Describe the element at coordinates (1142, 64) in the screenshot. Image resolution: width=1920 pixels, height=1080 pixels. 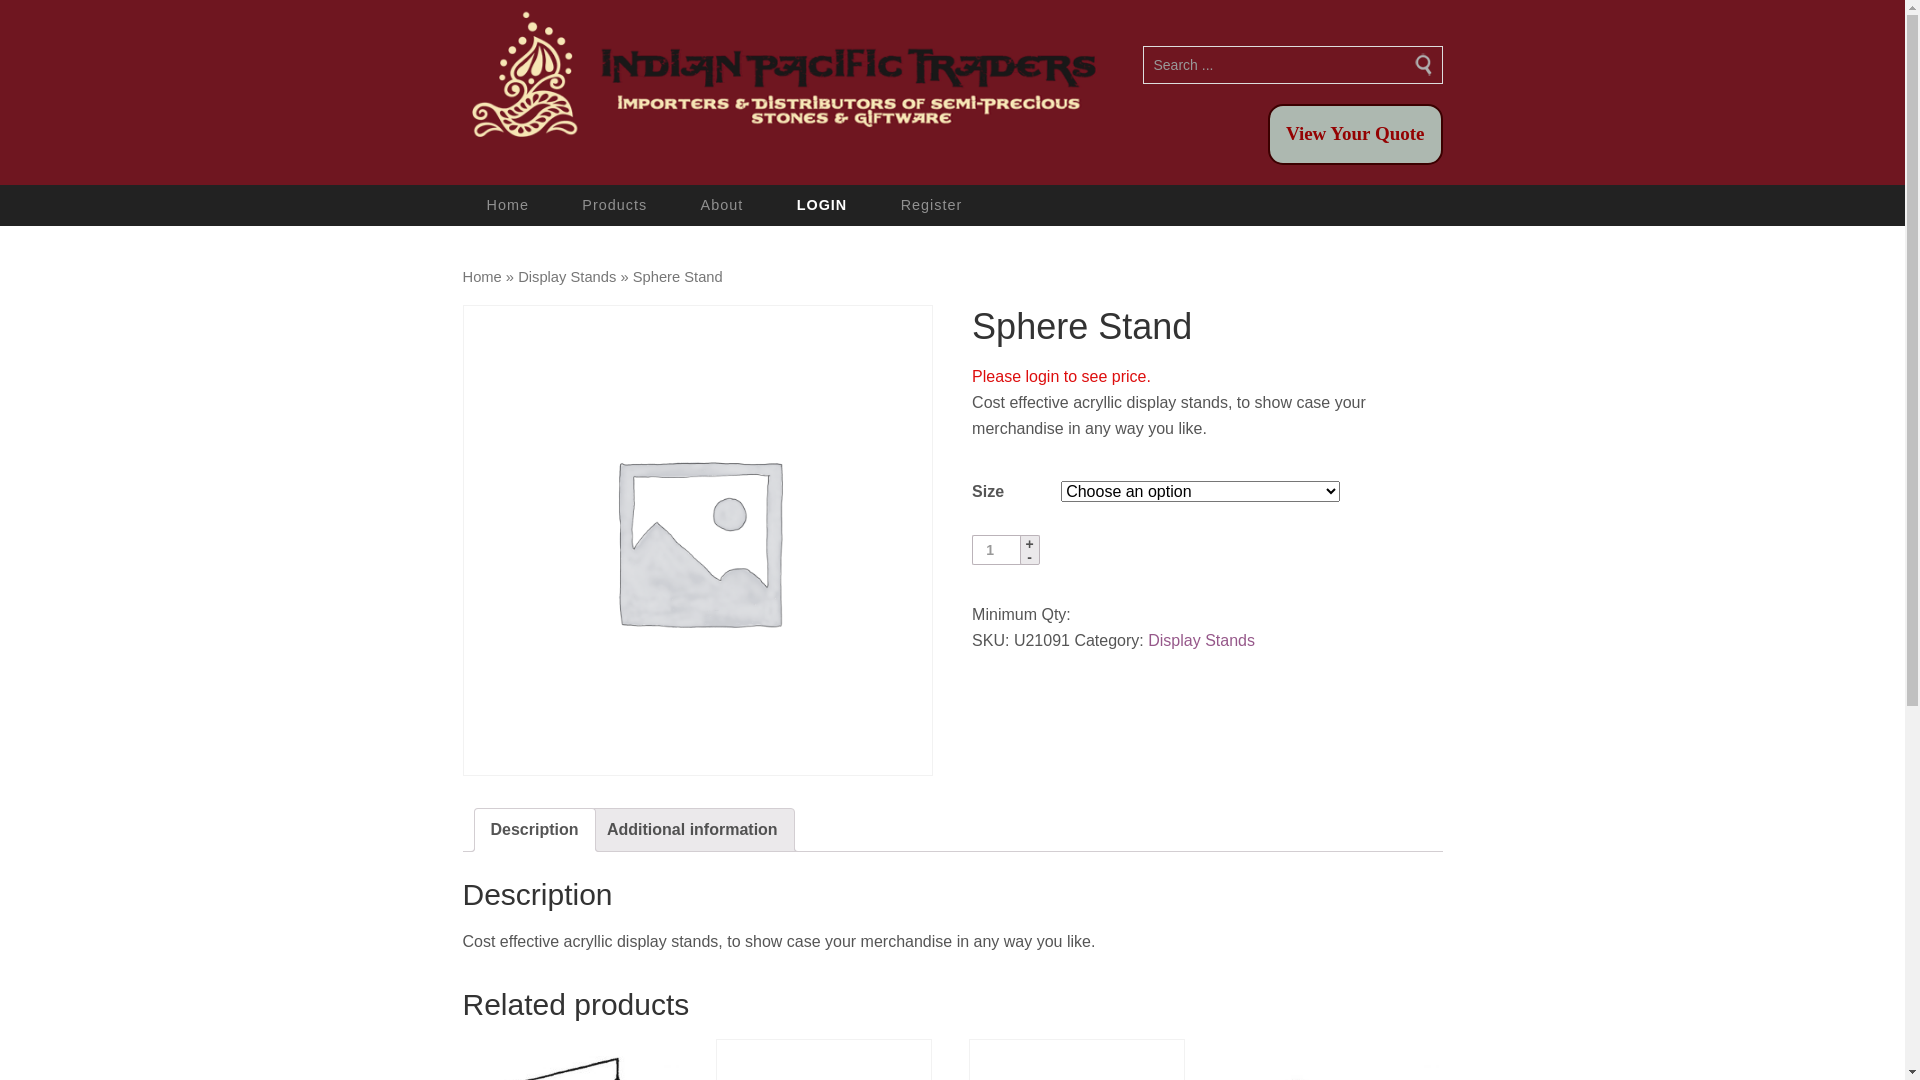
I see `'Search for:'` at that location.